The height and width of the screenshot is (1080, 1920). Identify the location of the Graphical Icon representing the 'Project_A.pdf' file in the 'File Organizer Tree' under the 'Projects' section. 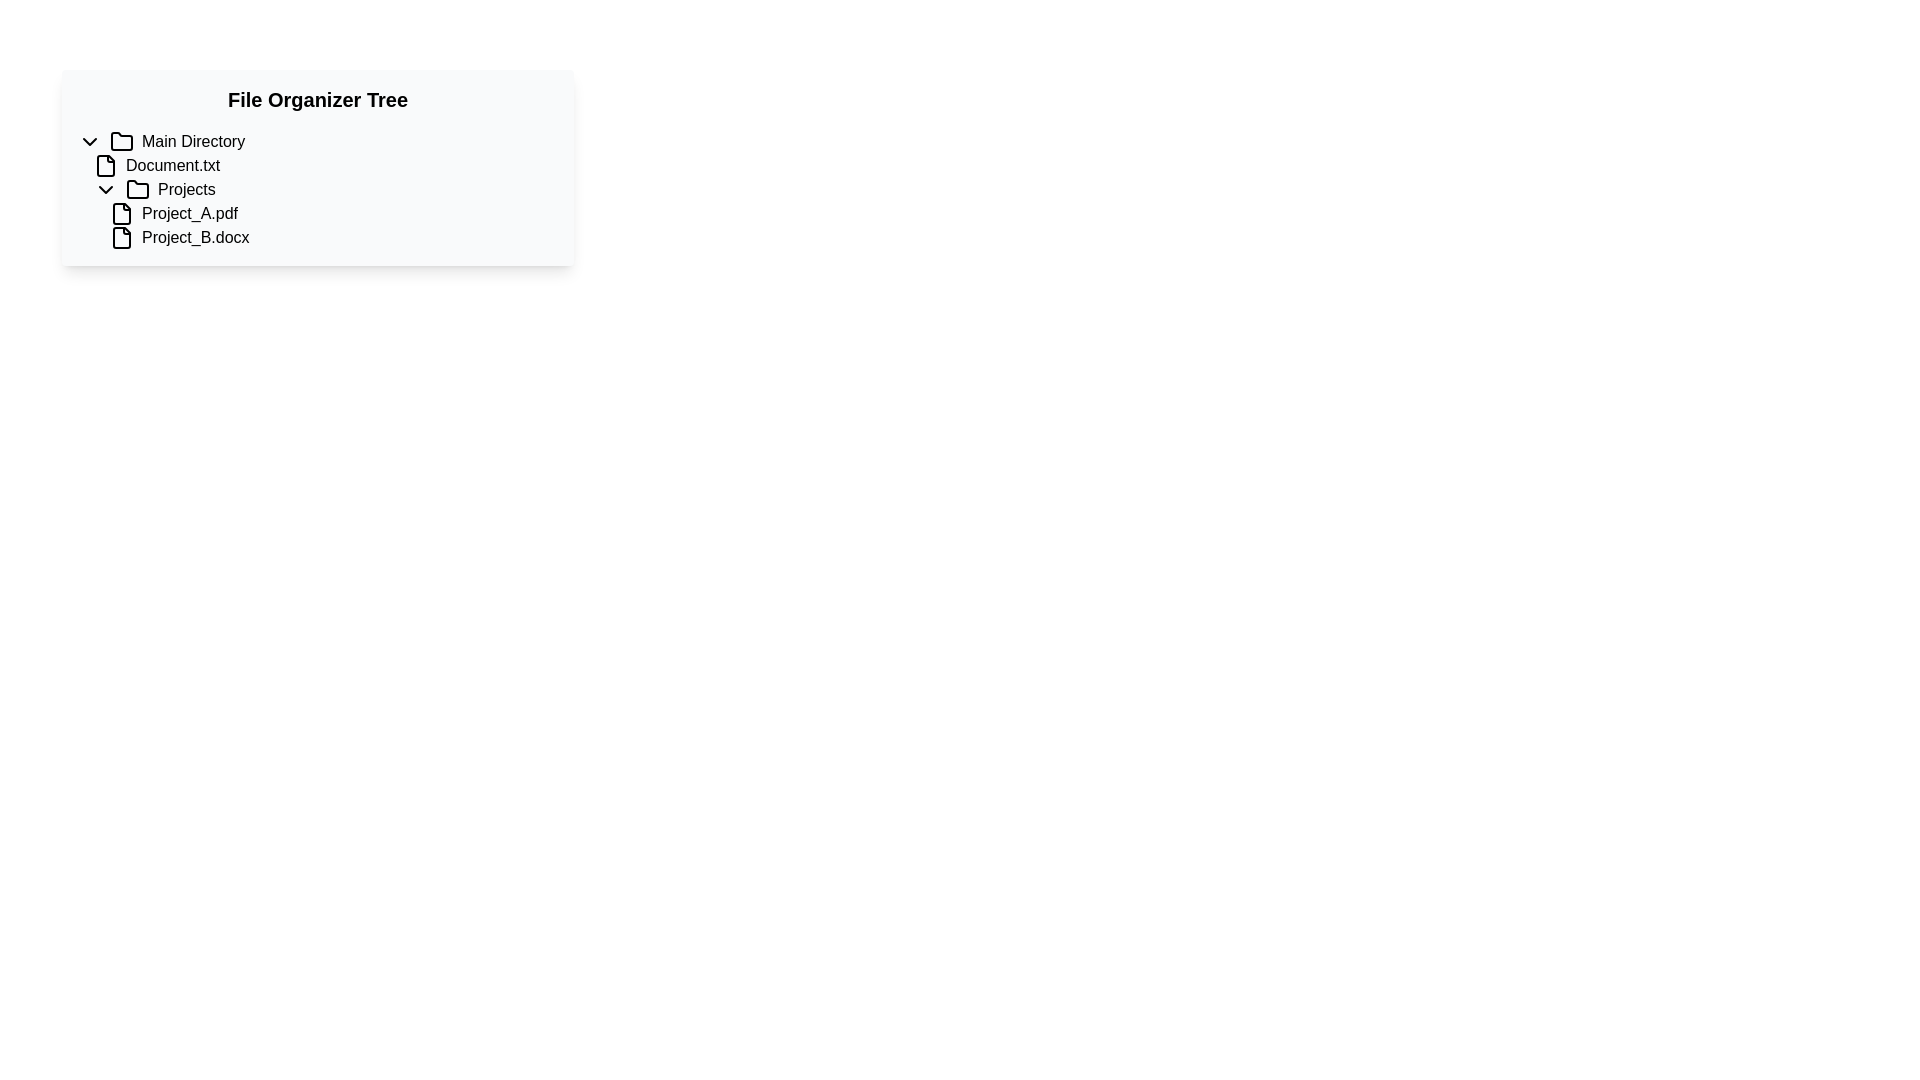
(120, 213).